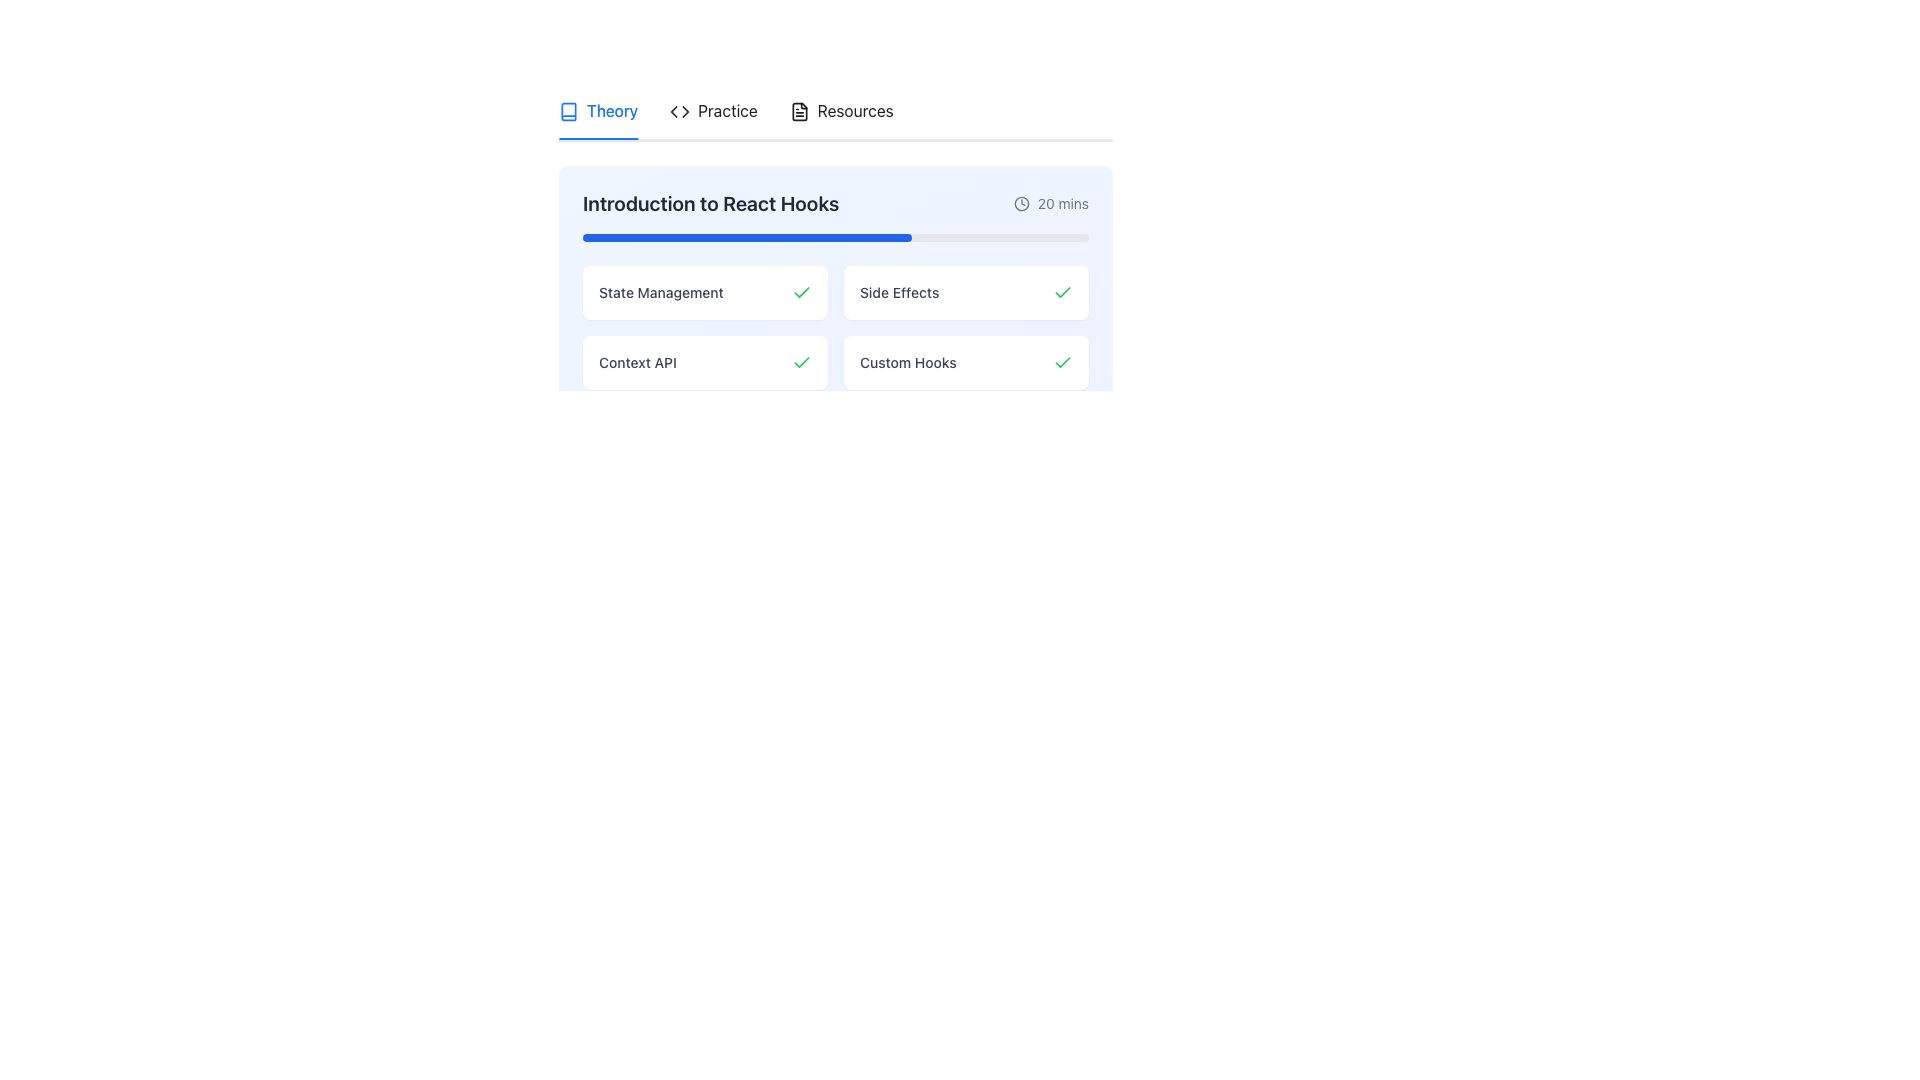 This screenshot has width=1920, height=1080. I want to click on the progress bar located below the heading 'Introduction to React Hooks' and the duration label '20 mins', which visually indicates the completion percentage of the associated module, so click(835, 237).